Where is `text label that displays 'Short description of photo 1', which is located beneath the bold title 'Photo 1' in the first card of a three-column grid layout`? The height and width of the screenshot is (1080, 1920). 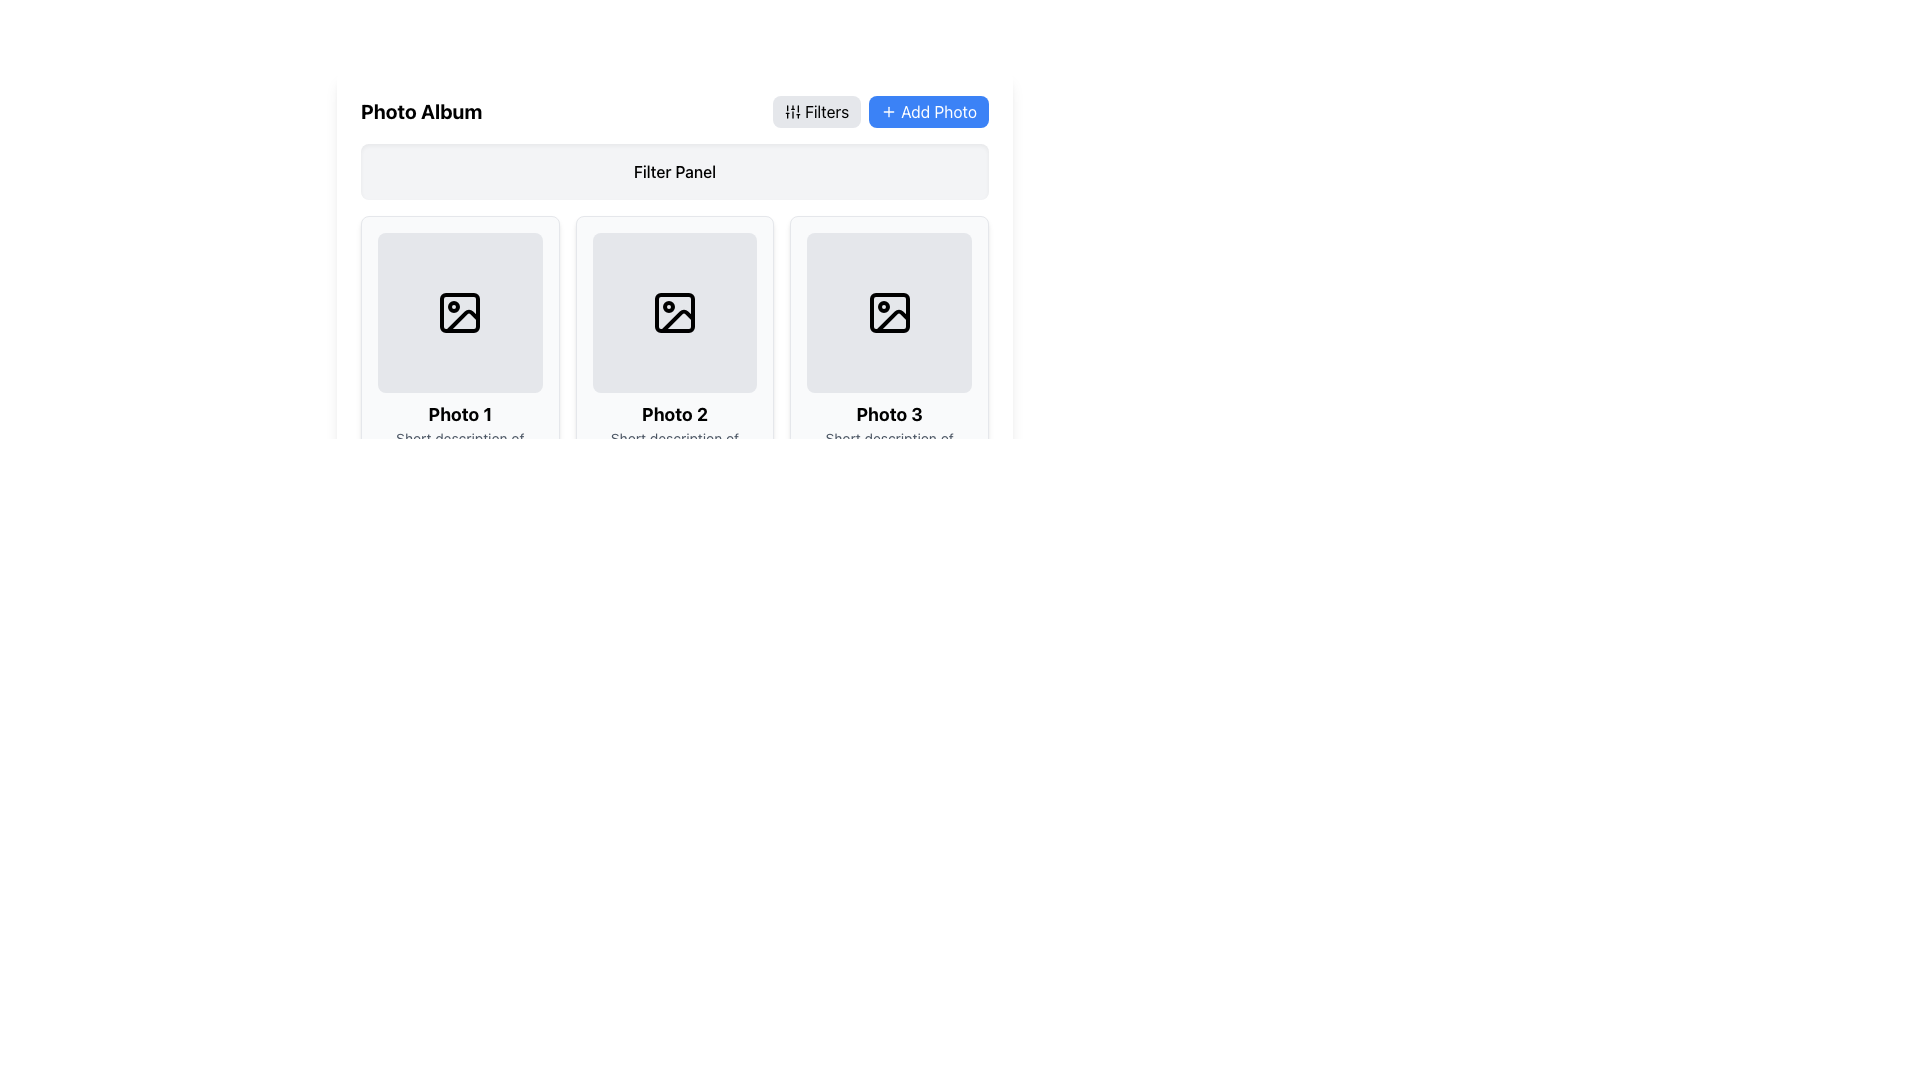 text label that displays 'Short description of photo 1', which is located beneath the bold title 'Photo 1' in the first card of a three-column grid layout is located at coordinates (459, 447).